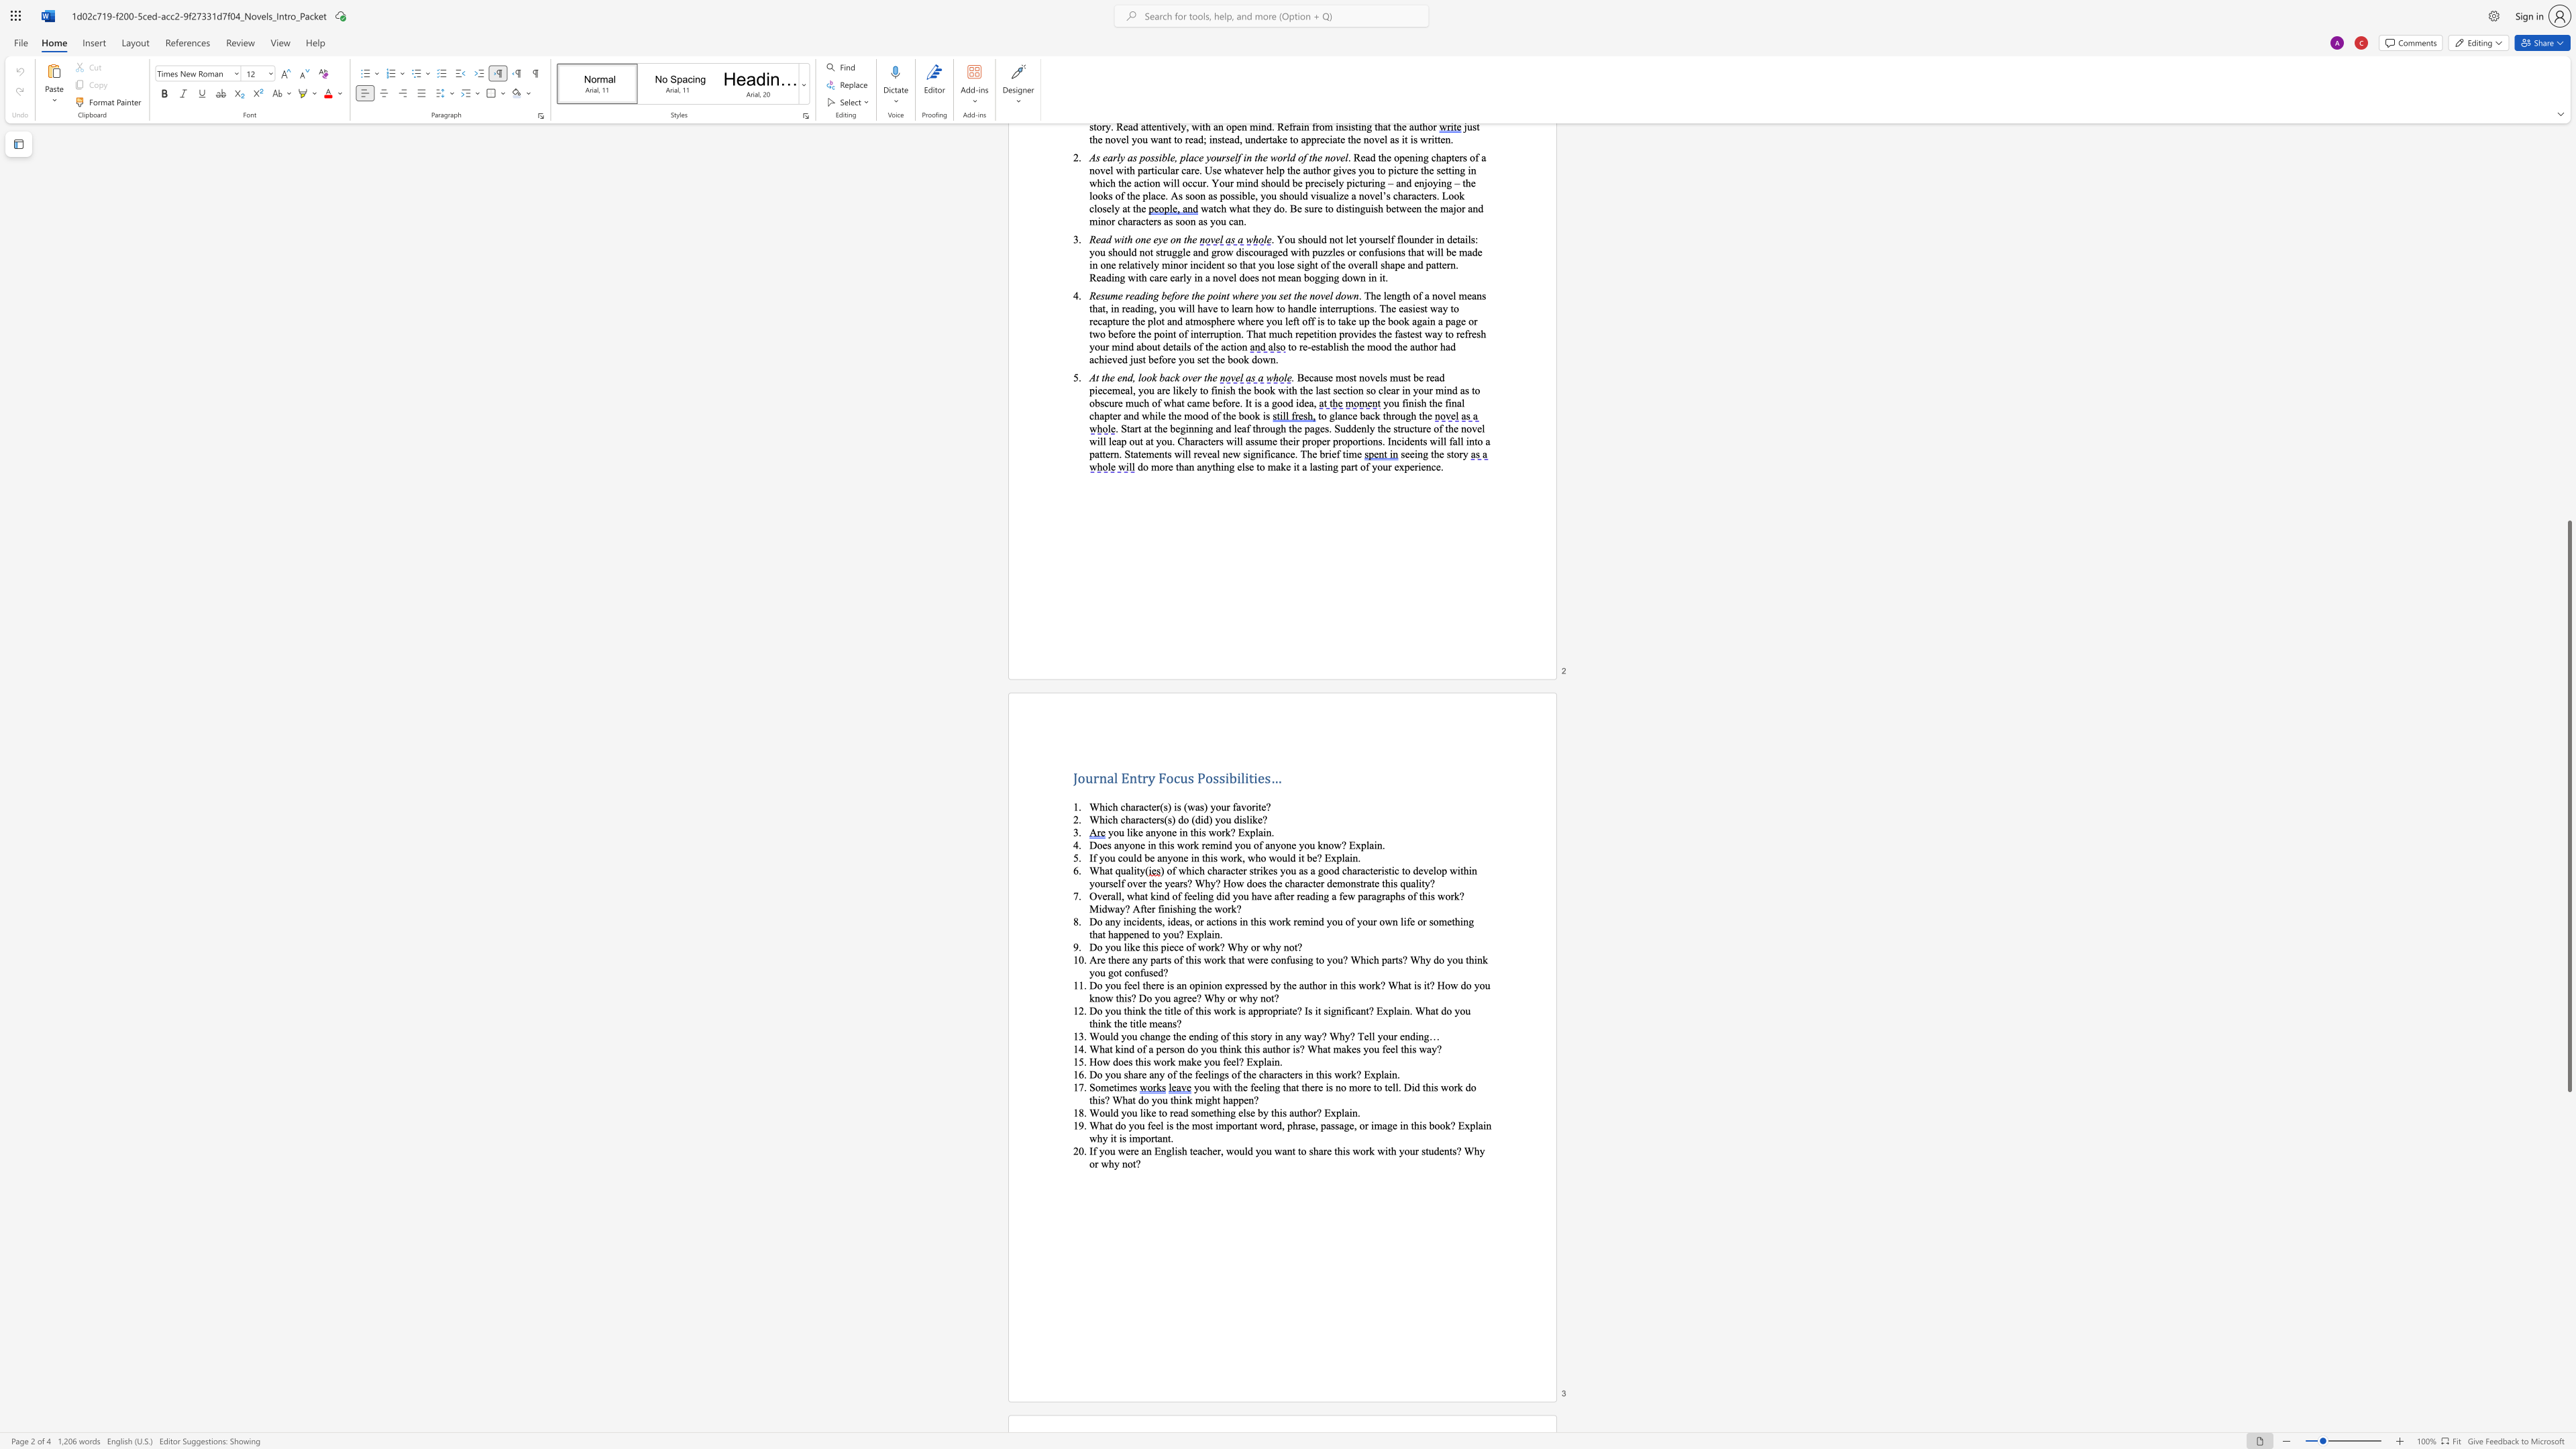 Image resolution: width=2576 pixels, height=1449 pixels. What do you see at coordinates (1119, 830) in the screenshot?
I see `the space between the continuous character "o" and "u" in the text` at bounding box center [1119, 830].